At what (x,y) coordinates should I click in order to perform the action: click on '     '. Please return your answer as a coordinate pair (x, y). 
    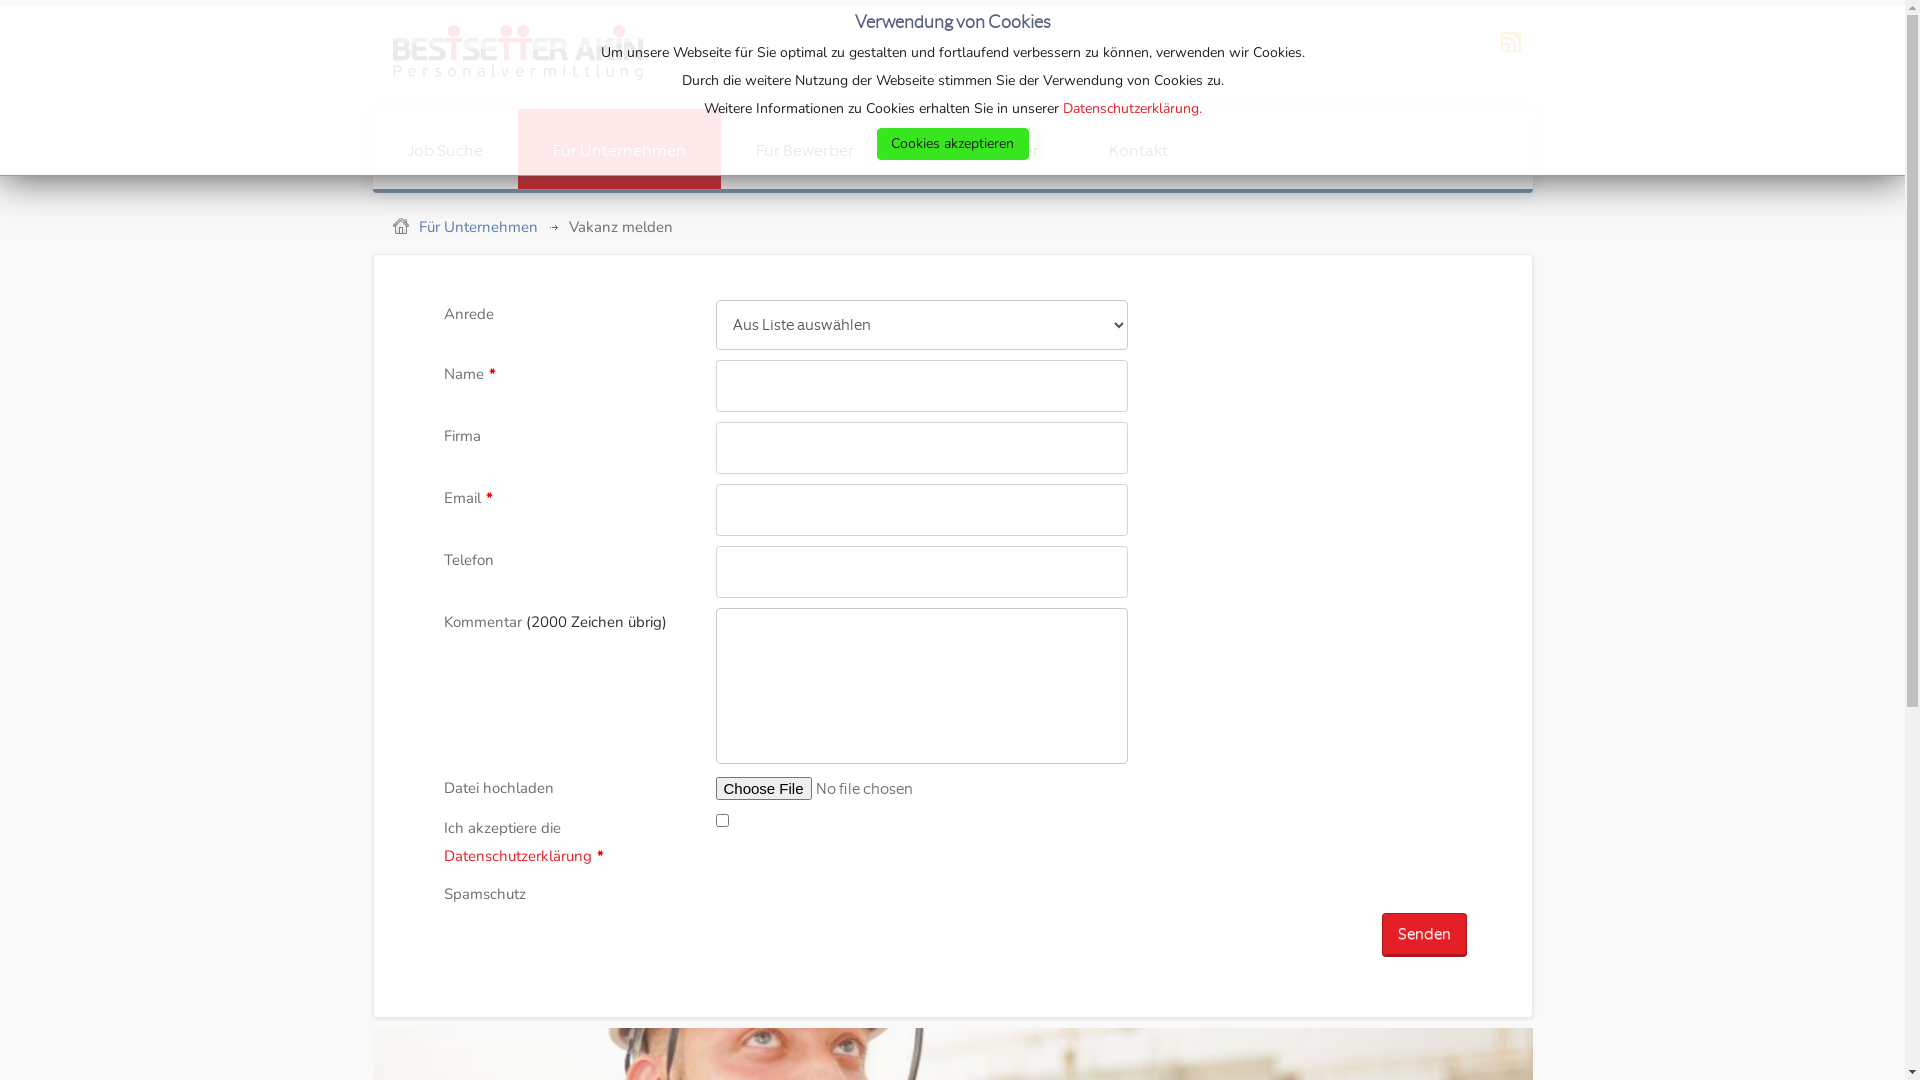
    Looking at the image, I should click on (507, 56).